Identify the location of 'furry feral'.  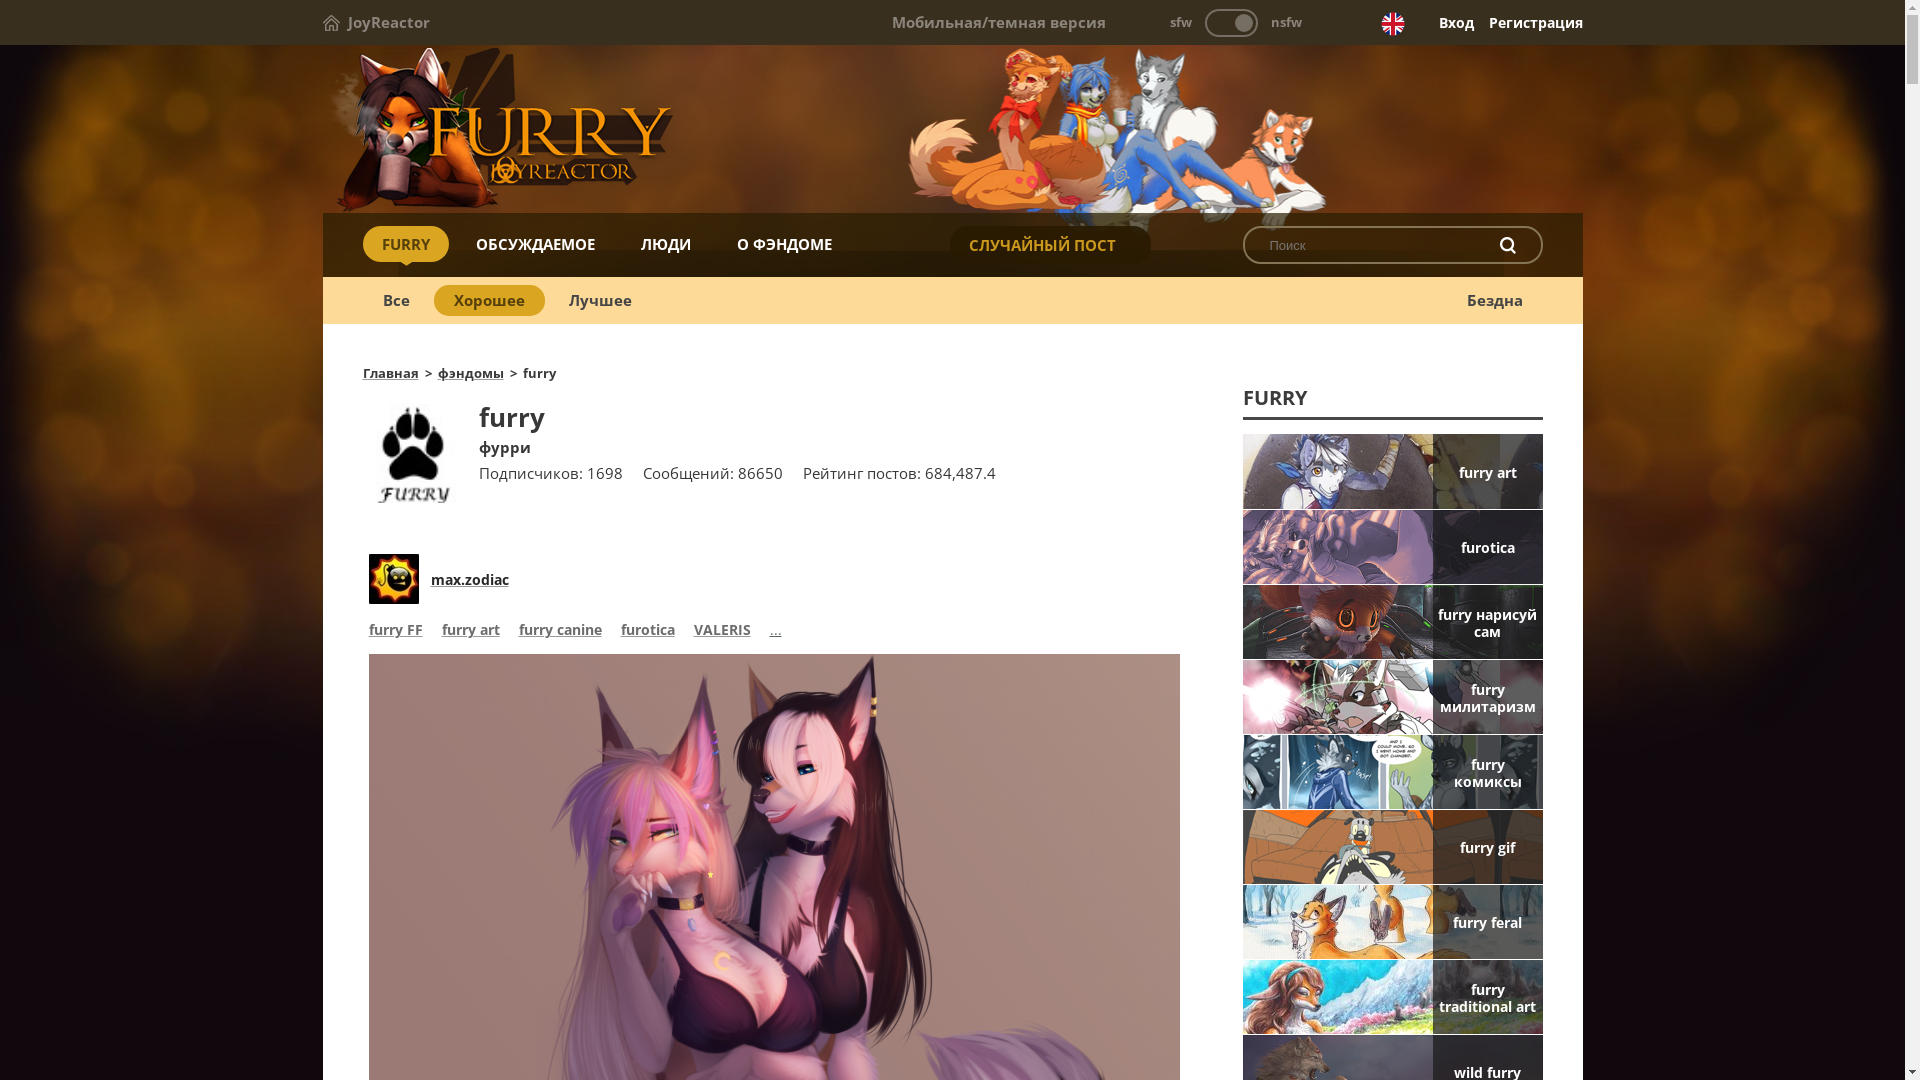
(1391, 921).